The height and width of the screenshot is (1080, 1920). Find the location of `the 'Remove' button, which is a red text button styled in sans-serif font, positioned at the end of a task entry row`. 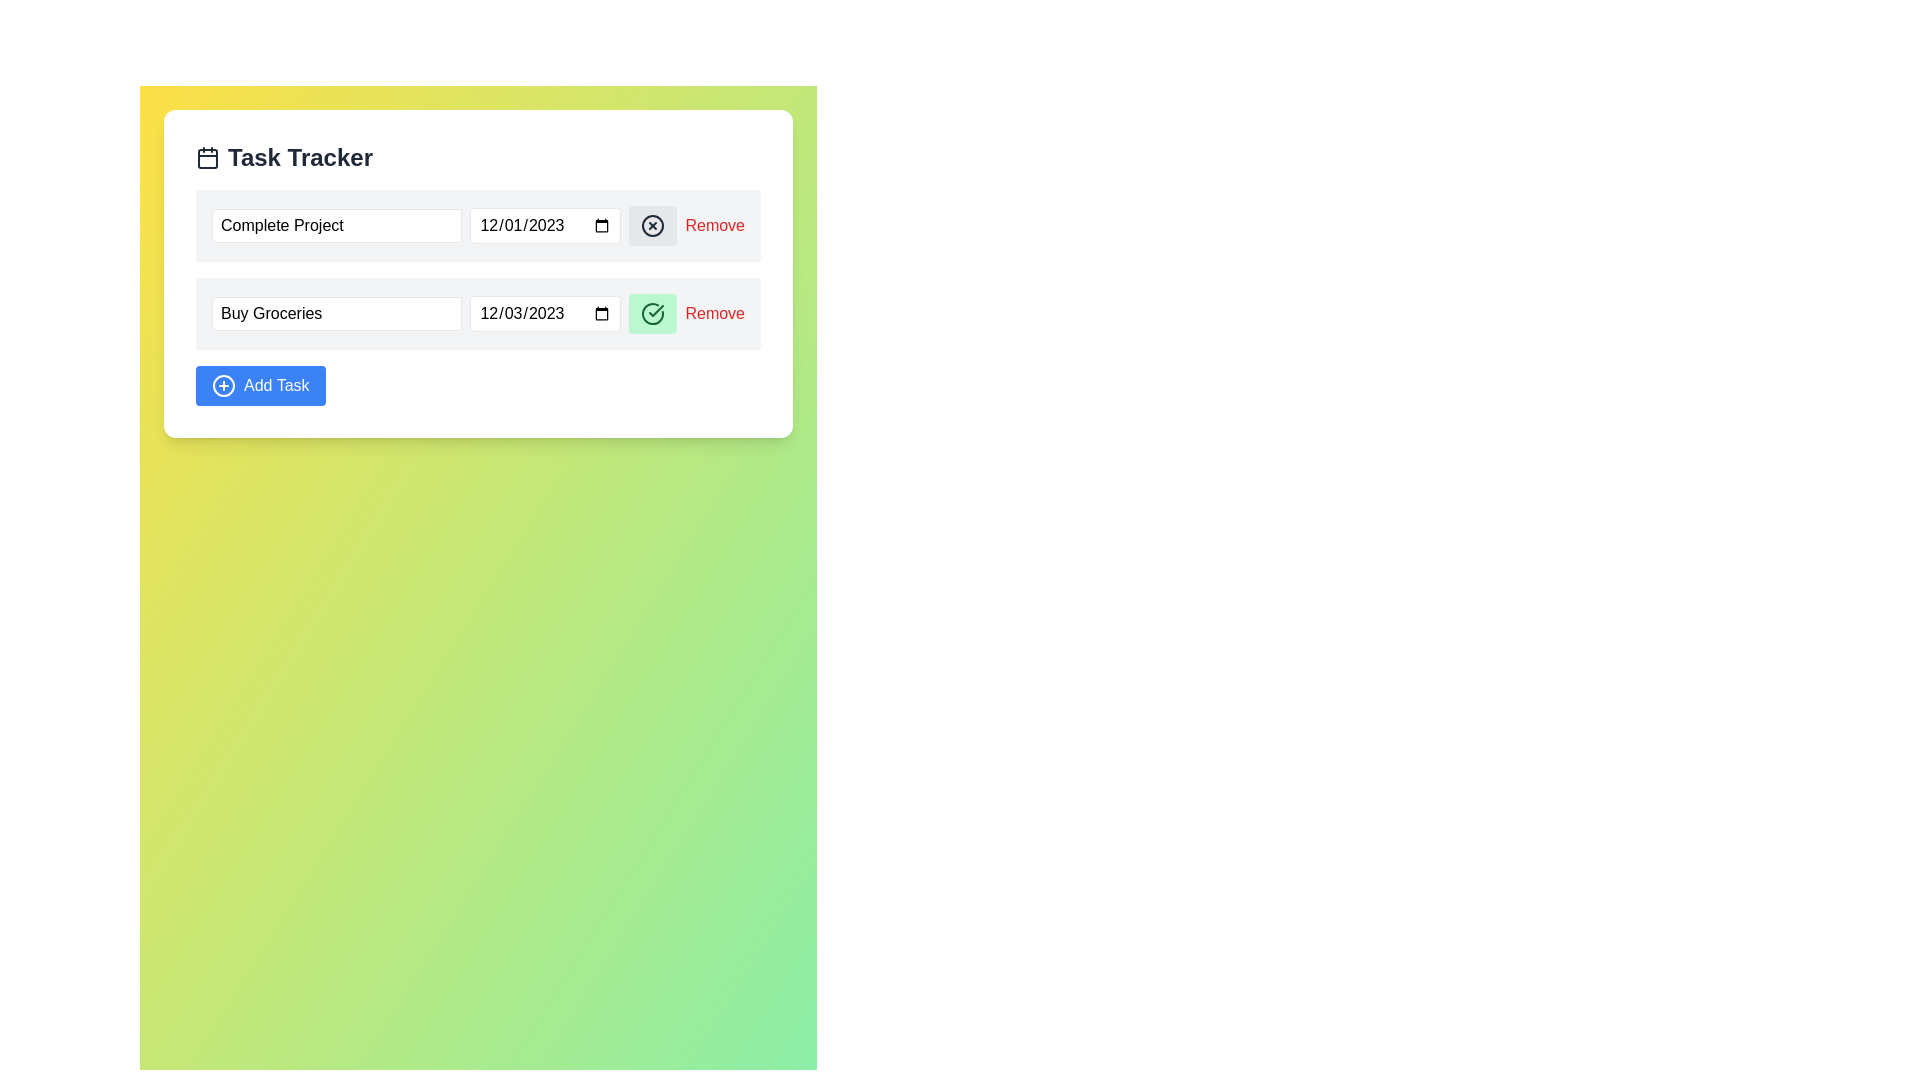

the 'Remove' button, which is a red text button styled in sans-serif font, positioned at the end of a task entry row is located at coordinates (715, 313).